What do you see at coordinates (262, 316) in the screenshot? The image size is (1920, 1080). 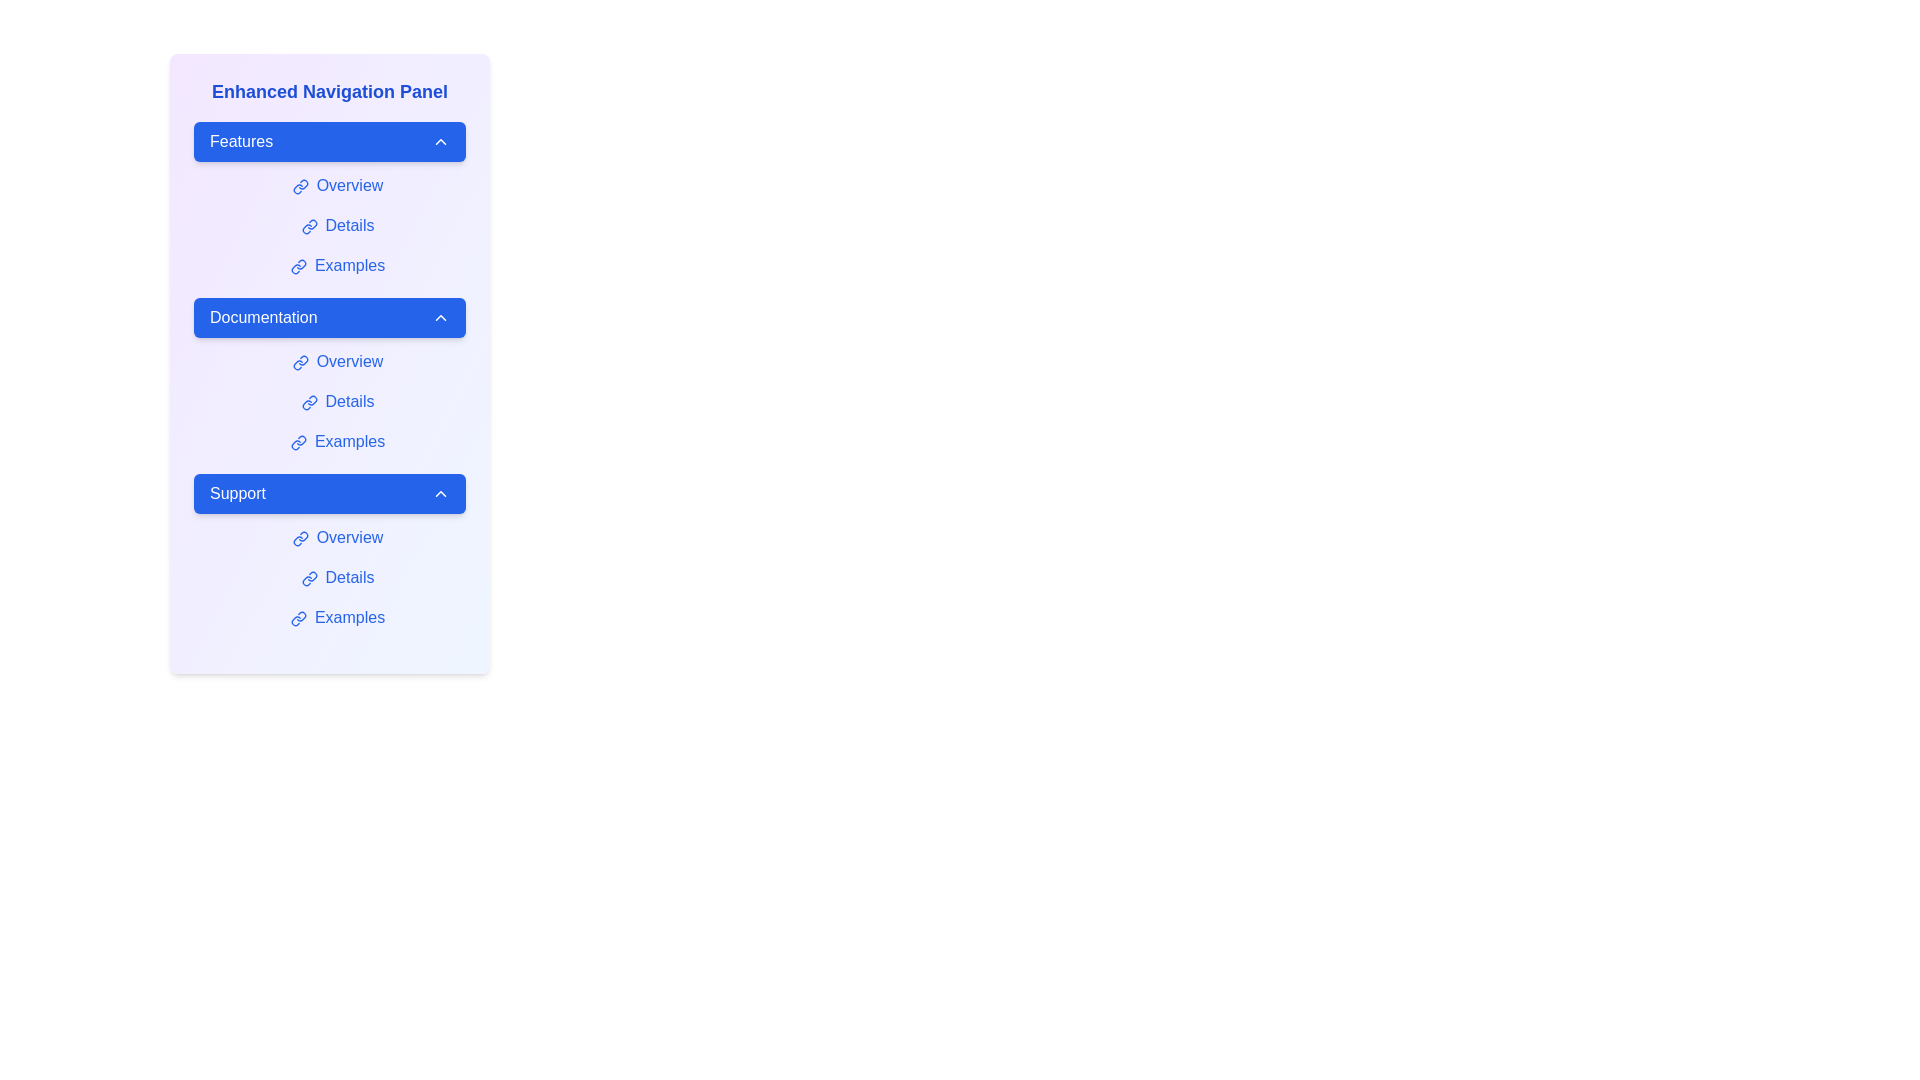 I see `the 'Documentation' text label styled with white text against a blue background in the navigation panel to interact with the associated section` at bounding box center [262, 316].